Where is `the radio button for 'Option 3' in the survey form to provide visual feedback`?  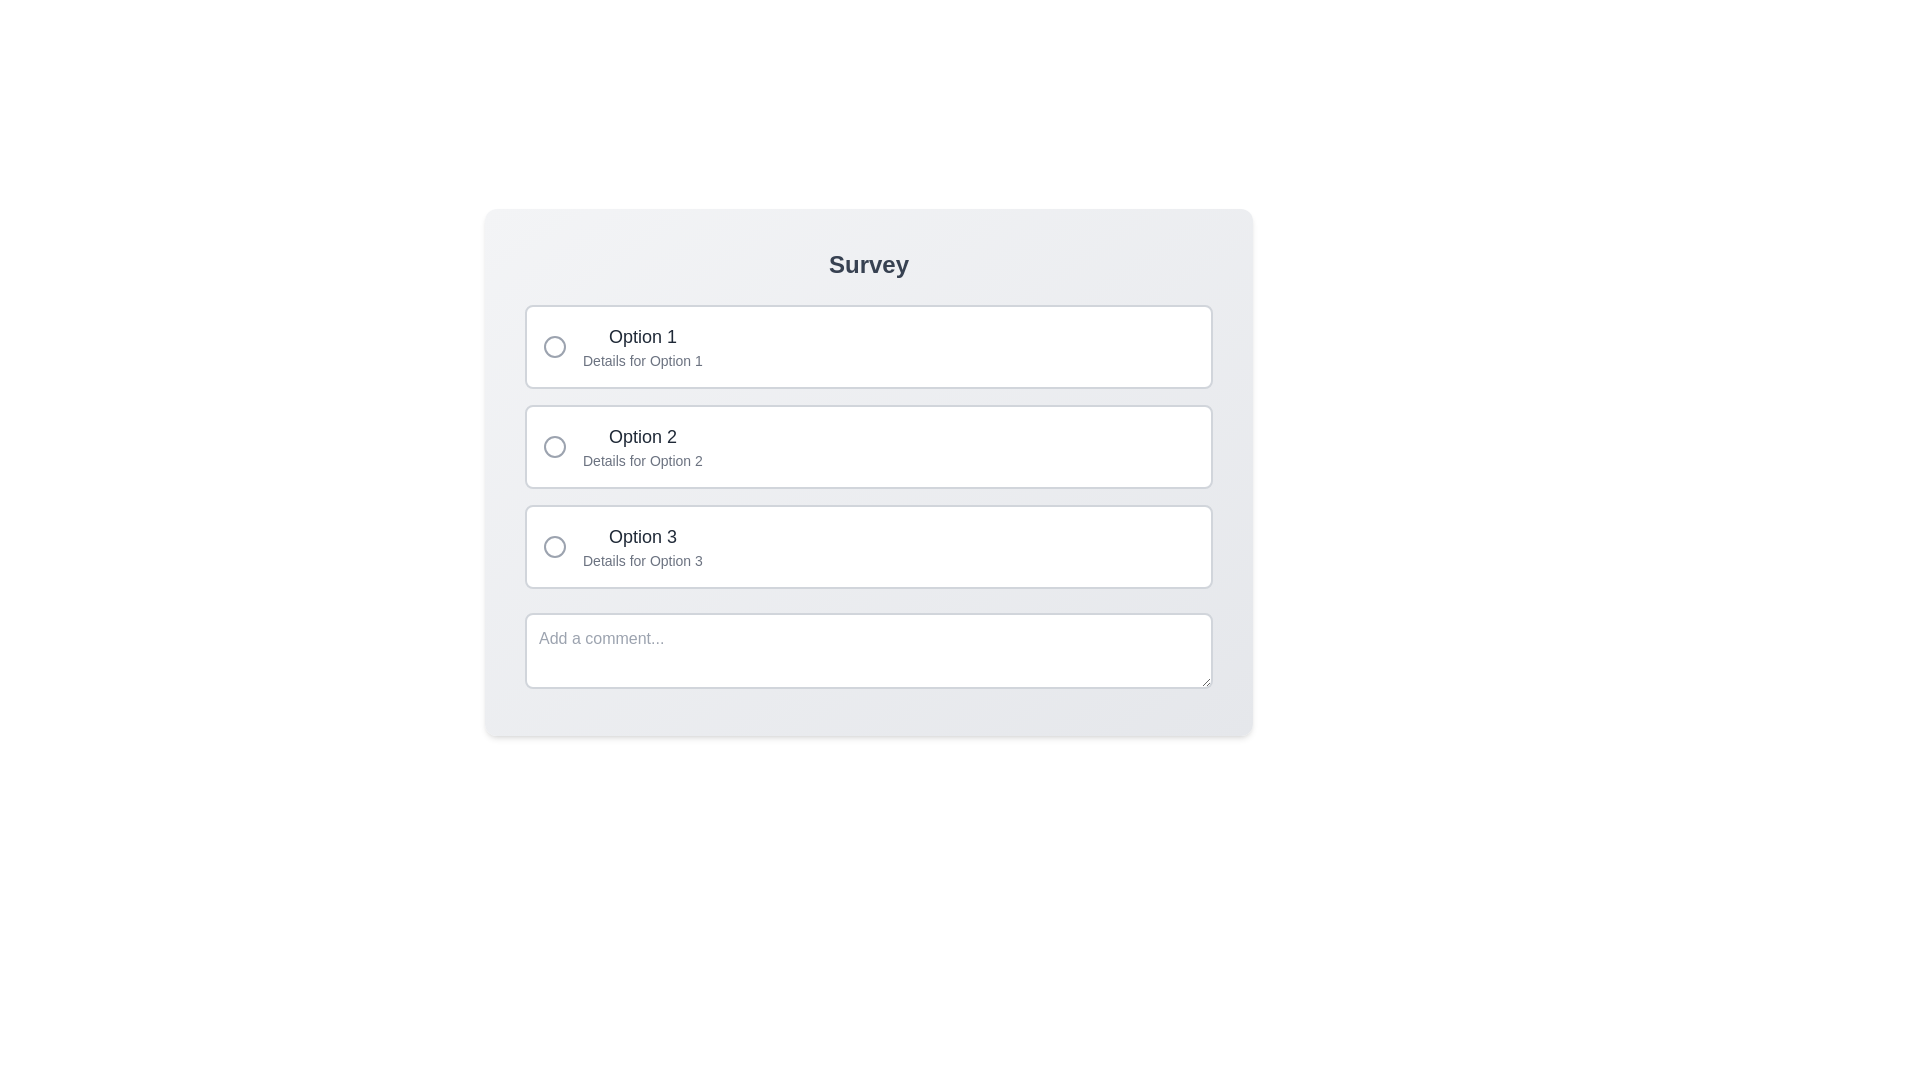
the radio button for 'Option 3' in the survey form to provide visual feedback is located at coordinates (555, 547).